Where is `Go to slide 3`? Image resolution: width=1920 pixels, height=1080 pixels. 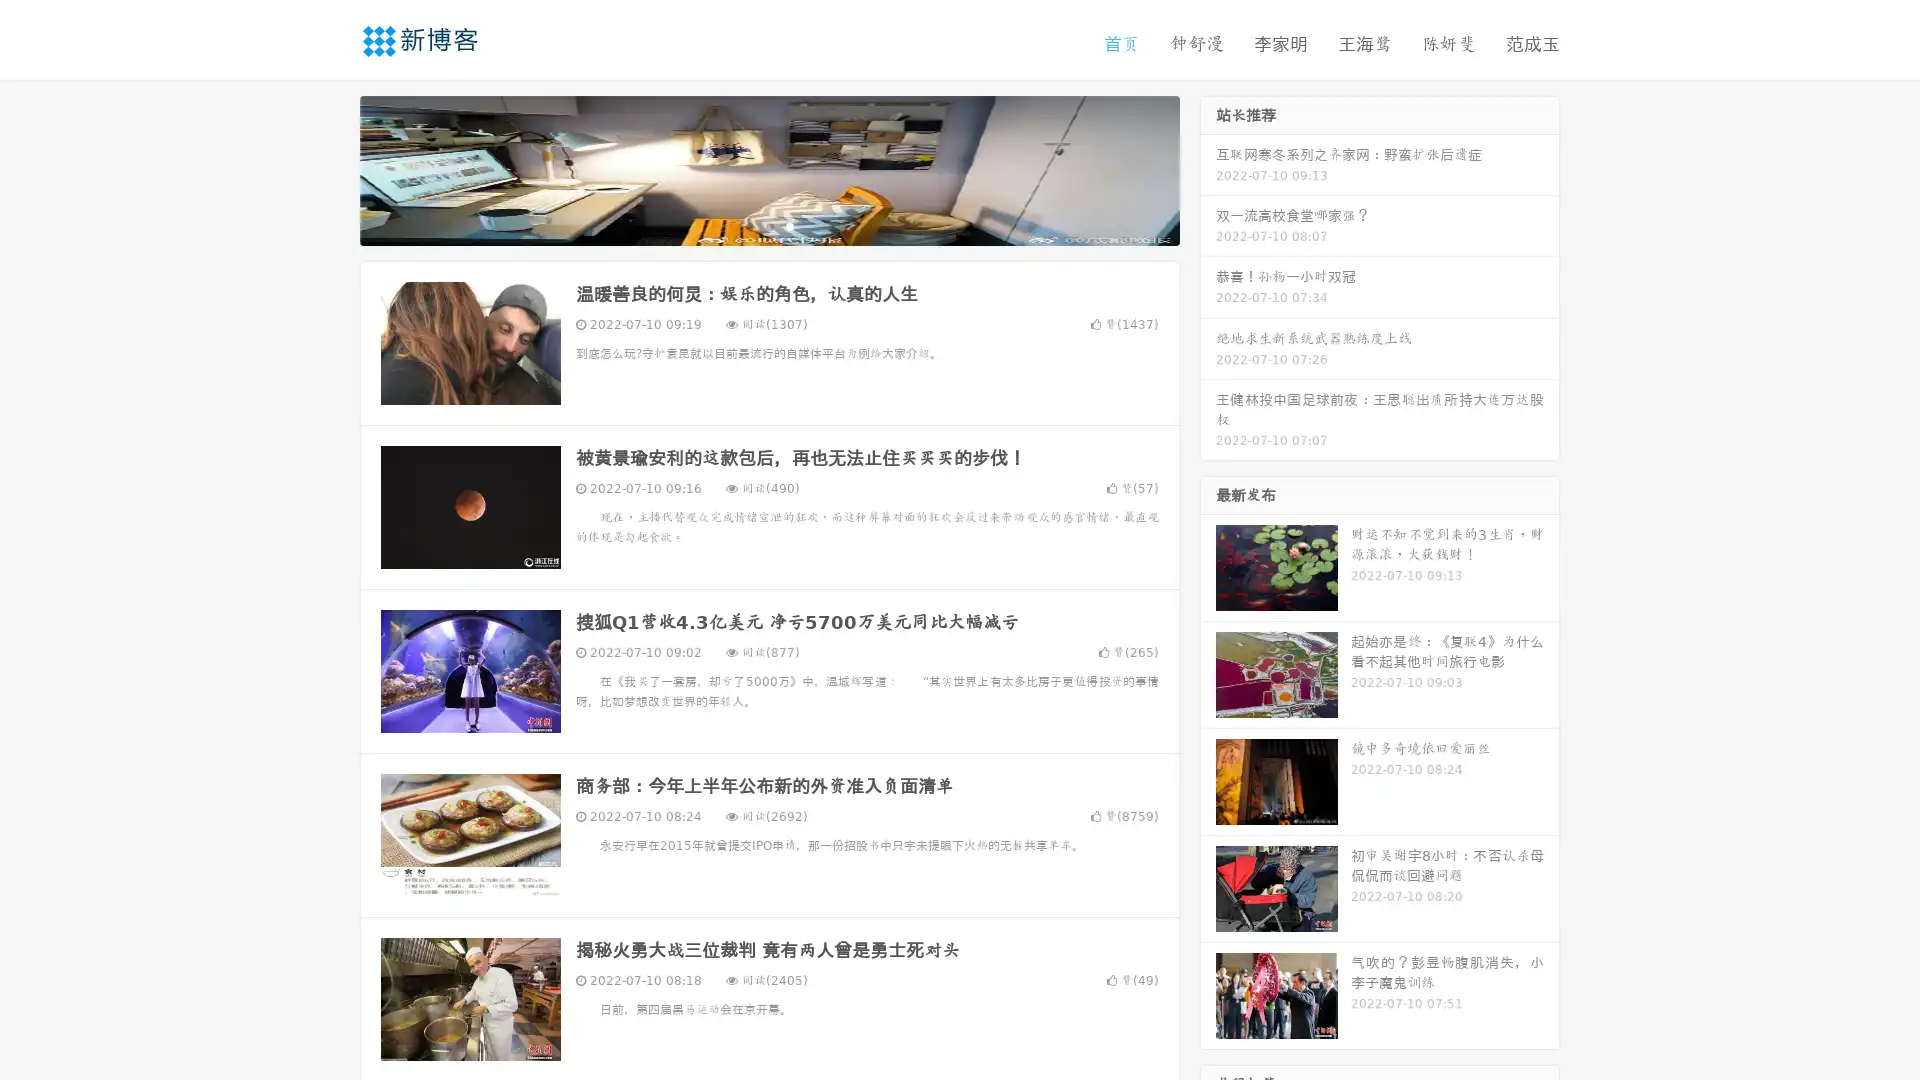
Go to slide 3 is located at coordinates (789, 225).